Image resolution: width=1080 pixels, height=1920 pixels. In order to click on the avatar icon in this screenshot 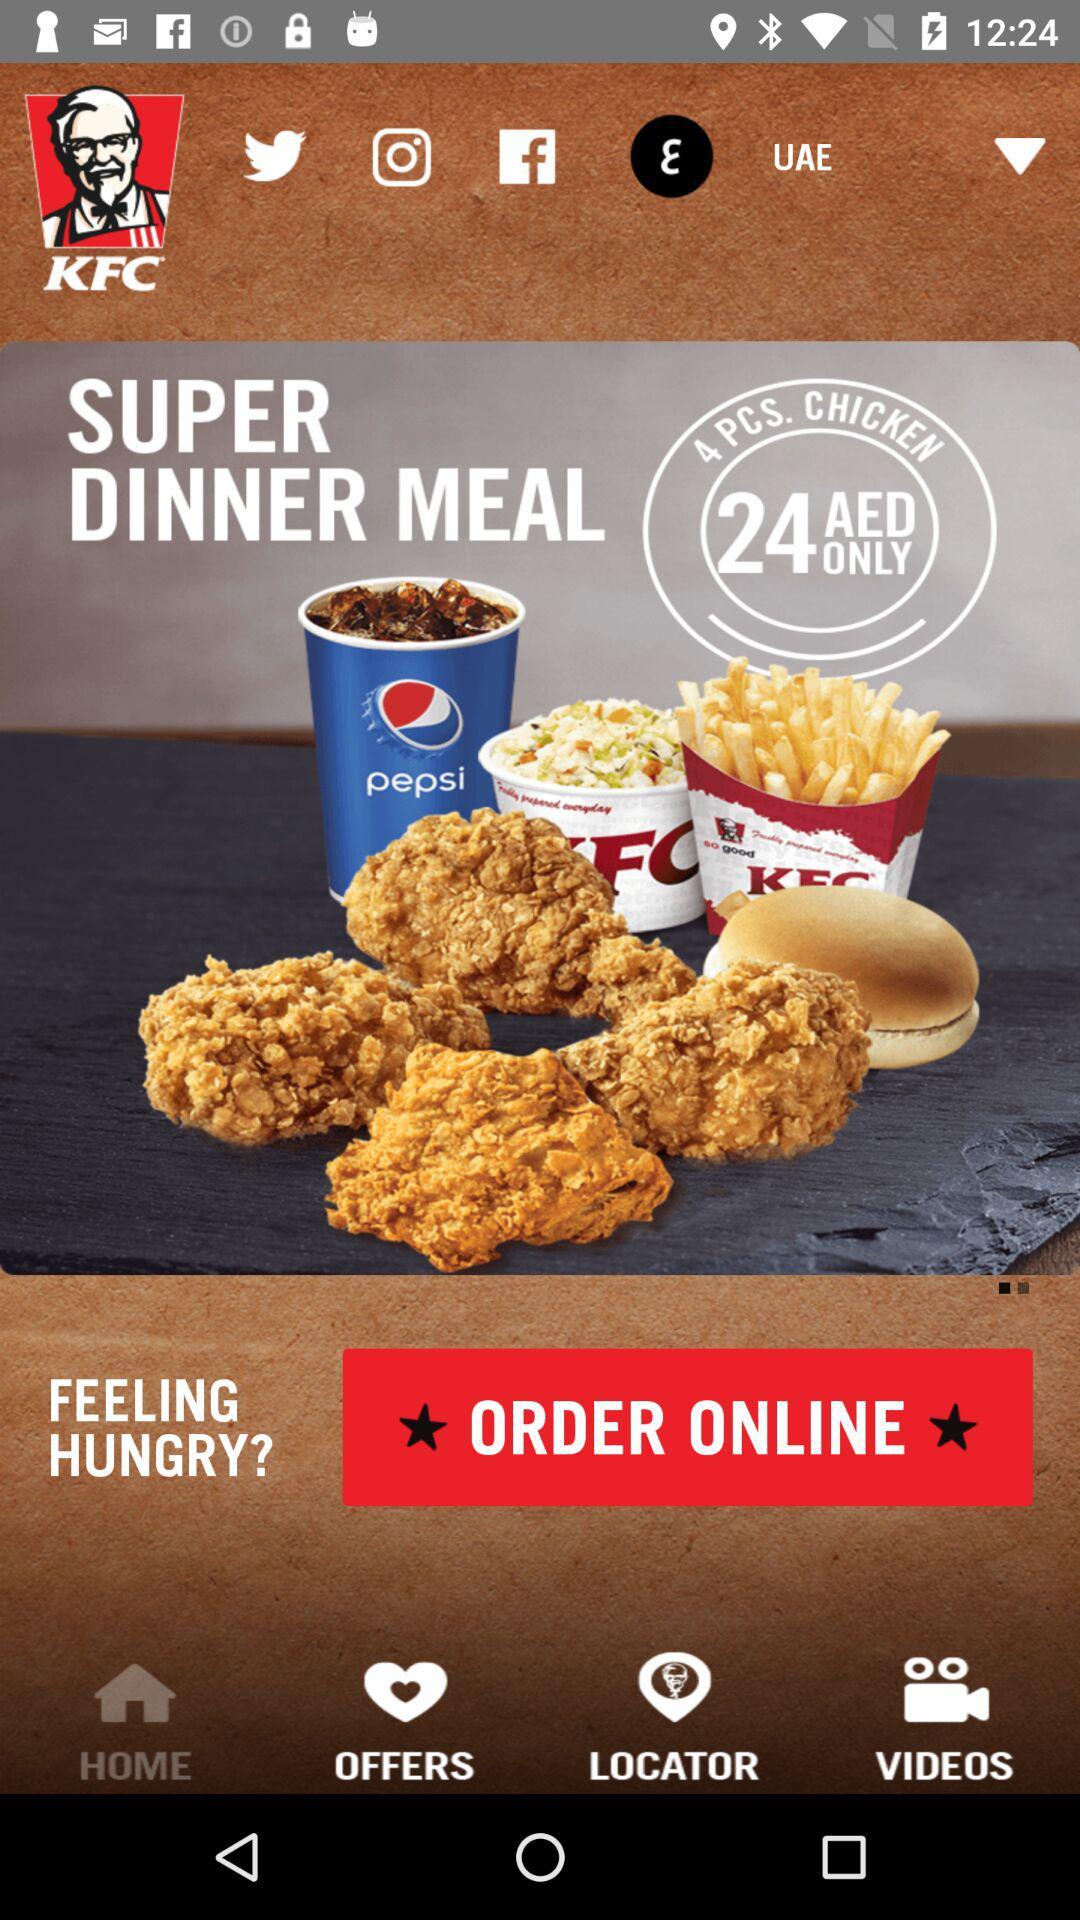, I will do `click(104, 188)`.